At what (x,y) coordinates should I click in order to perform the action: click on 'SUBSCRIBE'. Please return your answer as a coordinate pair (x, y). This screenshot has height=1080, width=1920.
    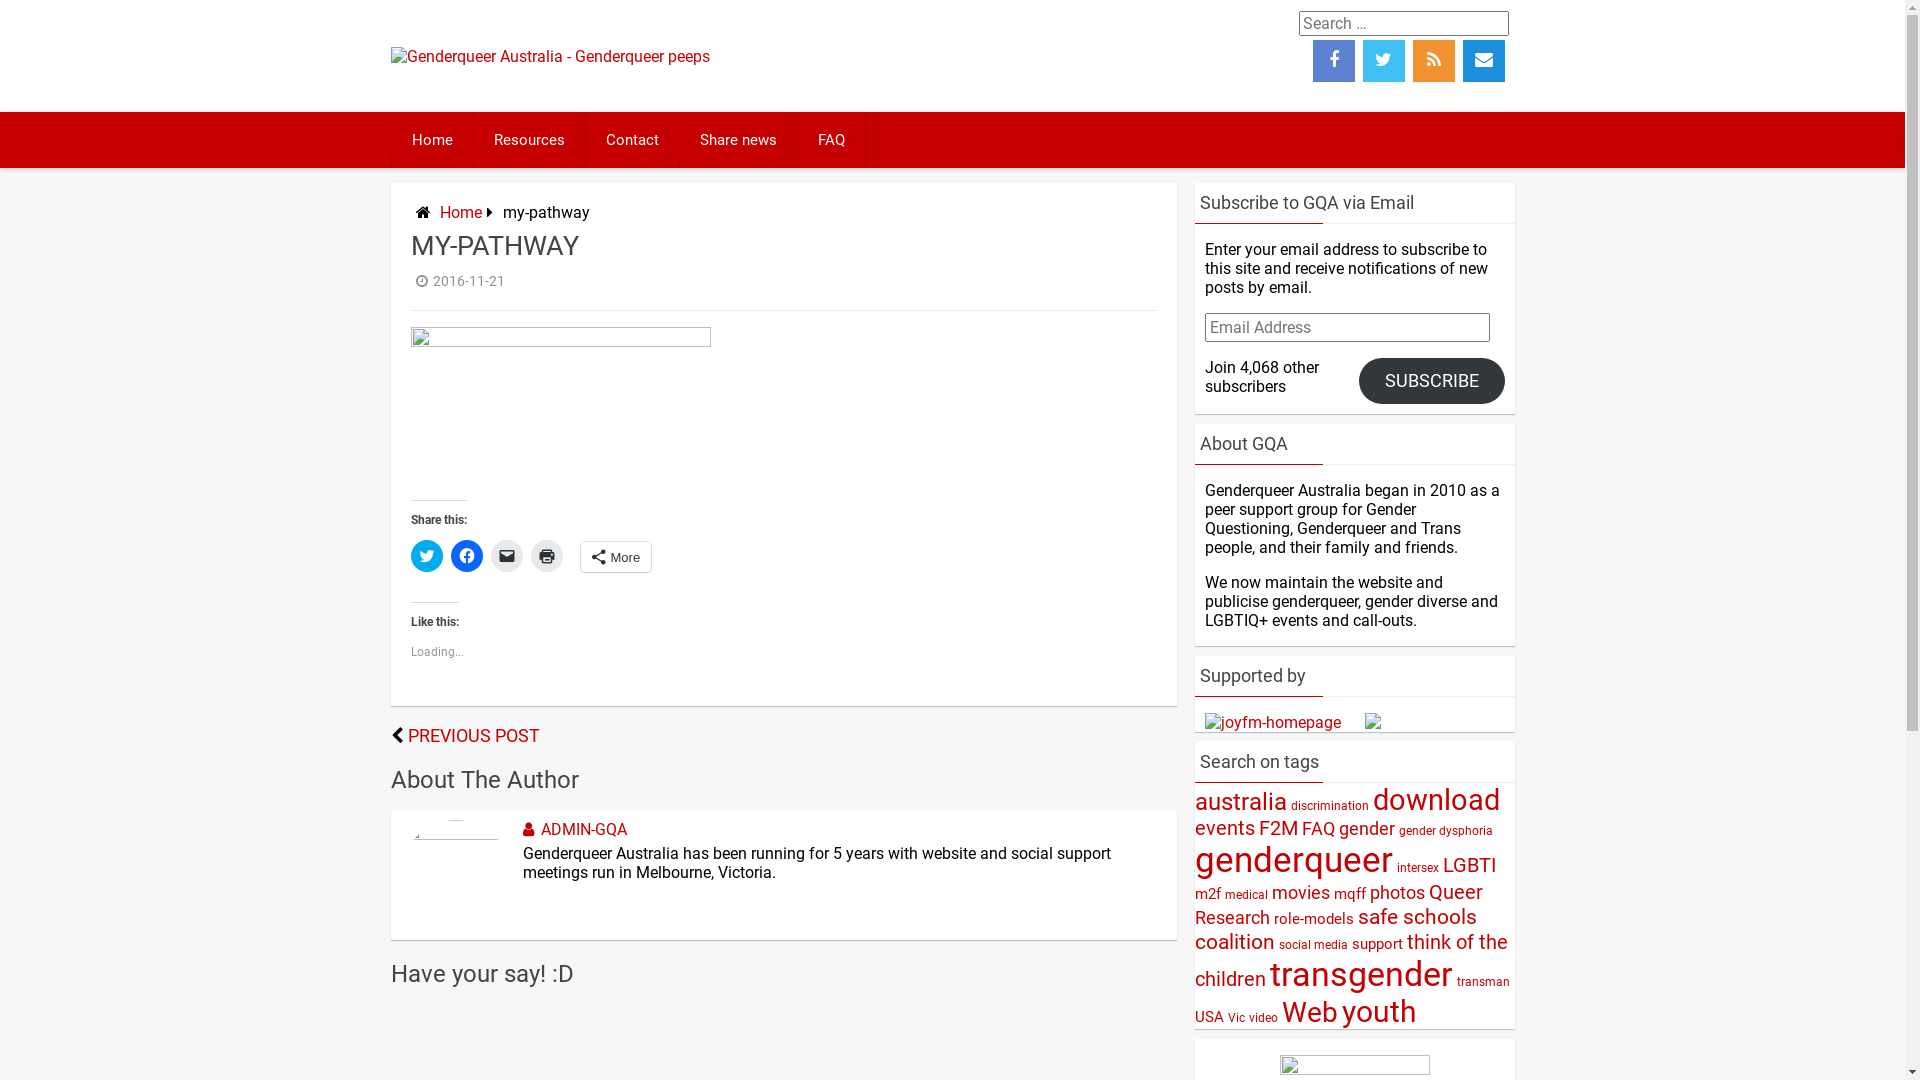
    Looking at the image, I should click on (1430, 381).